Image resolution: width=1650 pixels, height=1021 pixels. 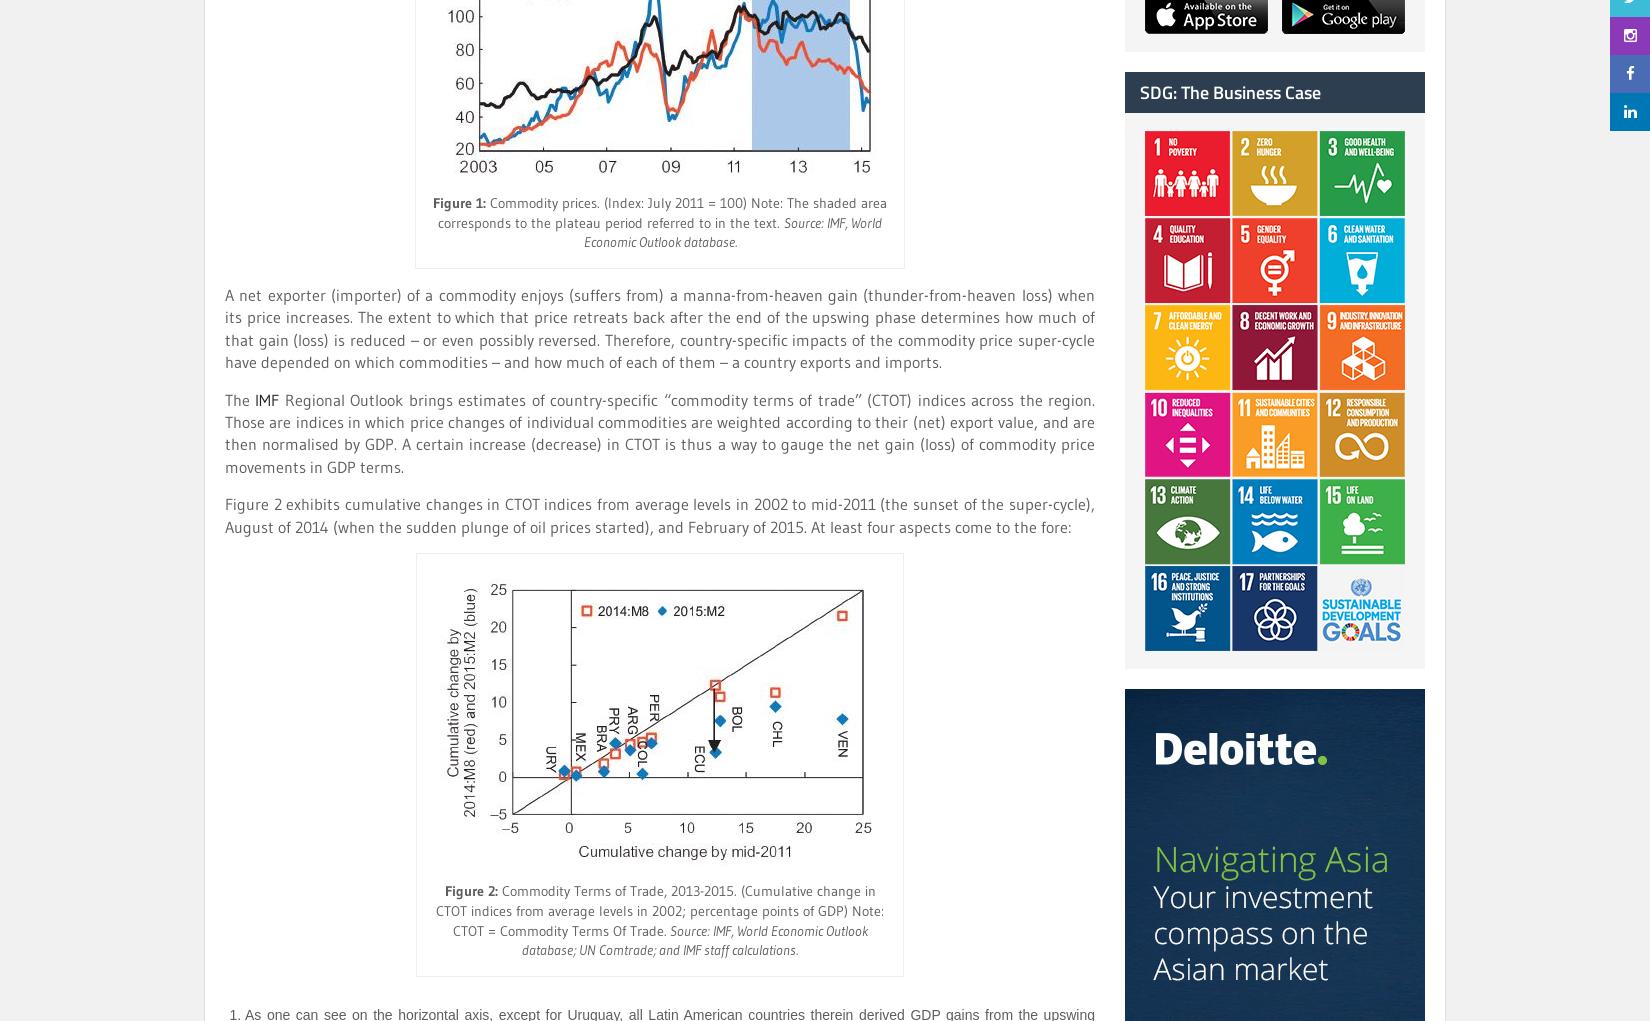 What do you see at coordinates (266, 398) in the screenshot?
I see `'IMF'` at bounding box center [266, 398].